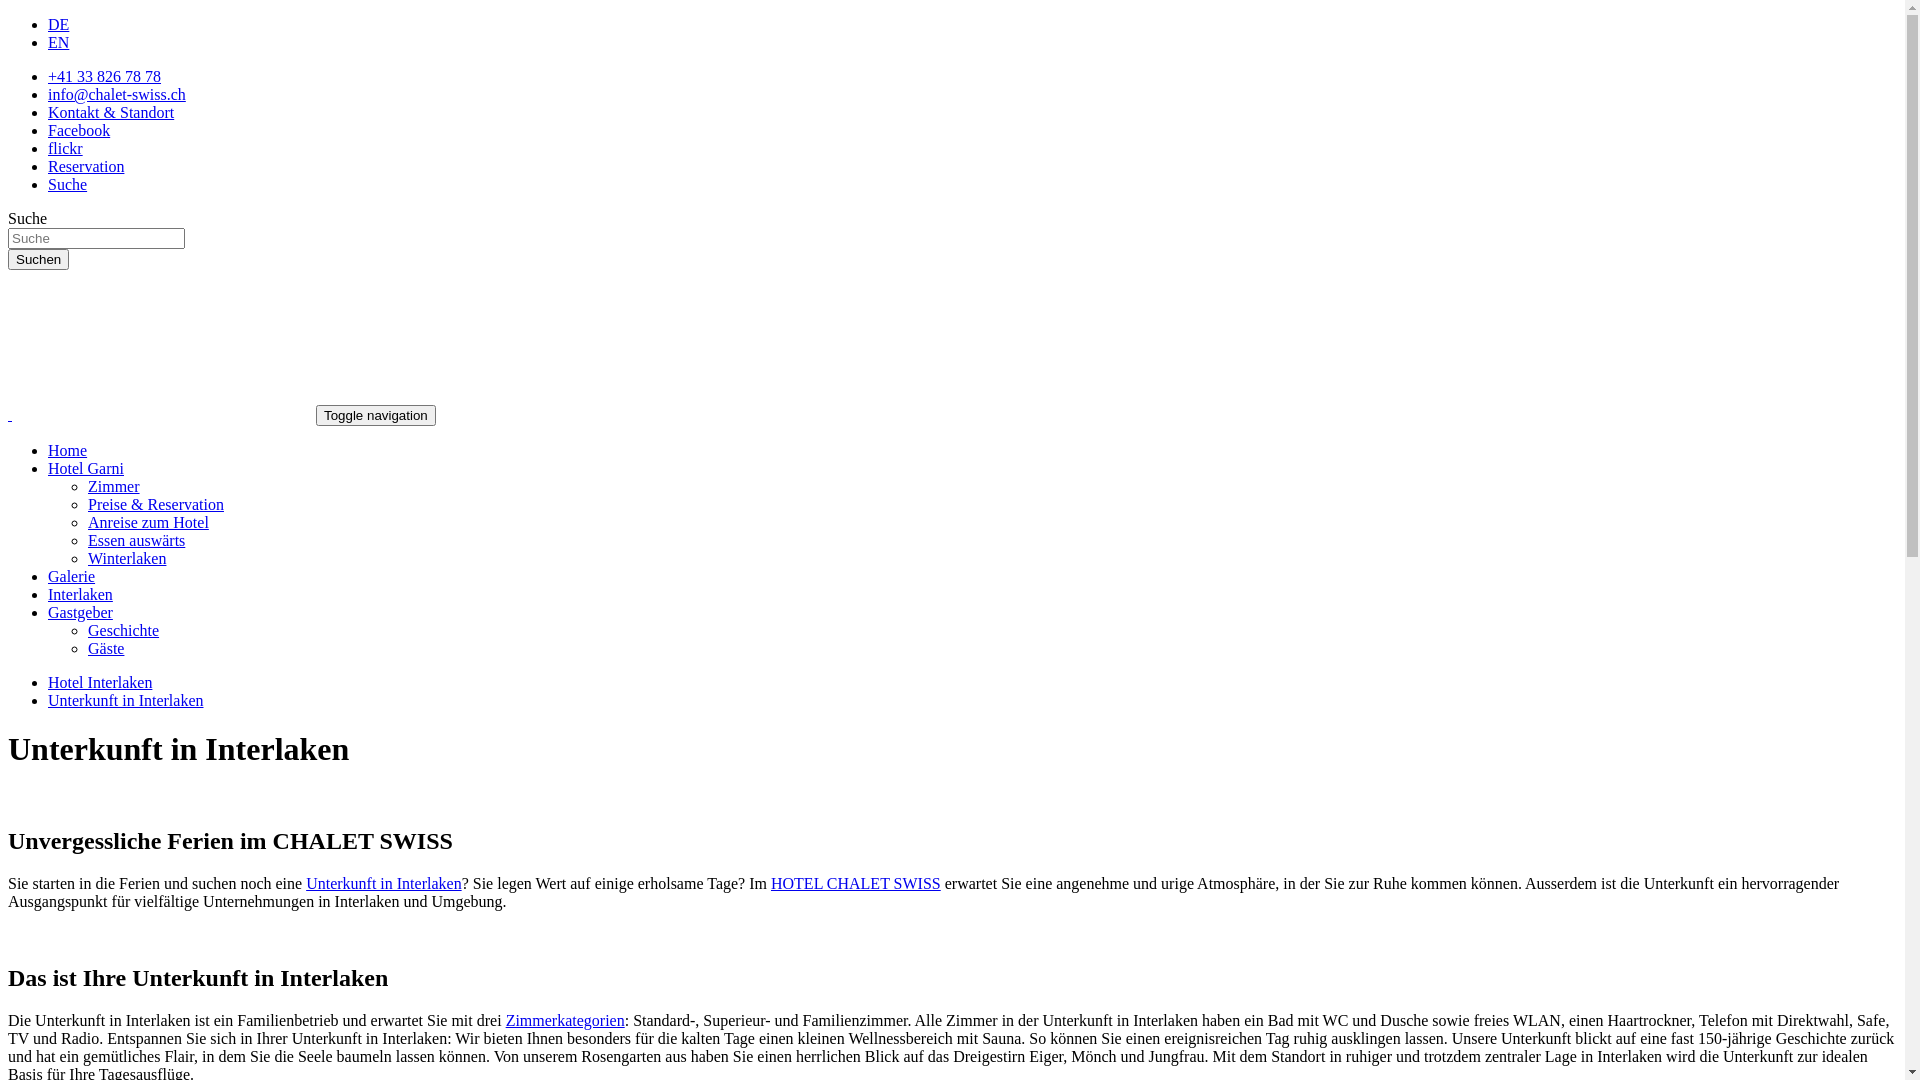 This screenshot has width=1920, height=1080. What do you see at coordinates (58, 24) in the screenshot?
I see `'DE'` at bounding box center [58, 24].